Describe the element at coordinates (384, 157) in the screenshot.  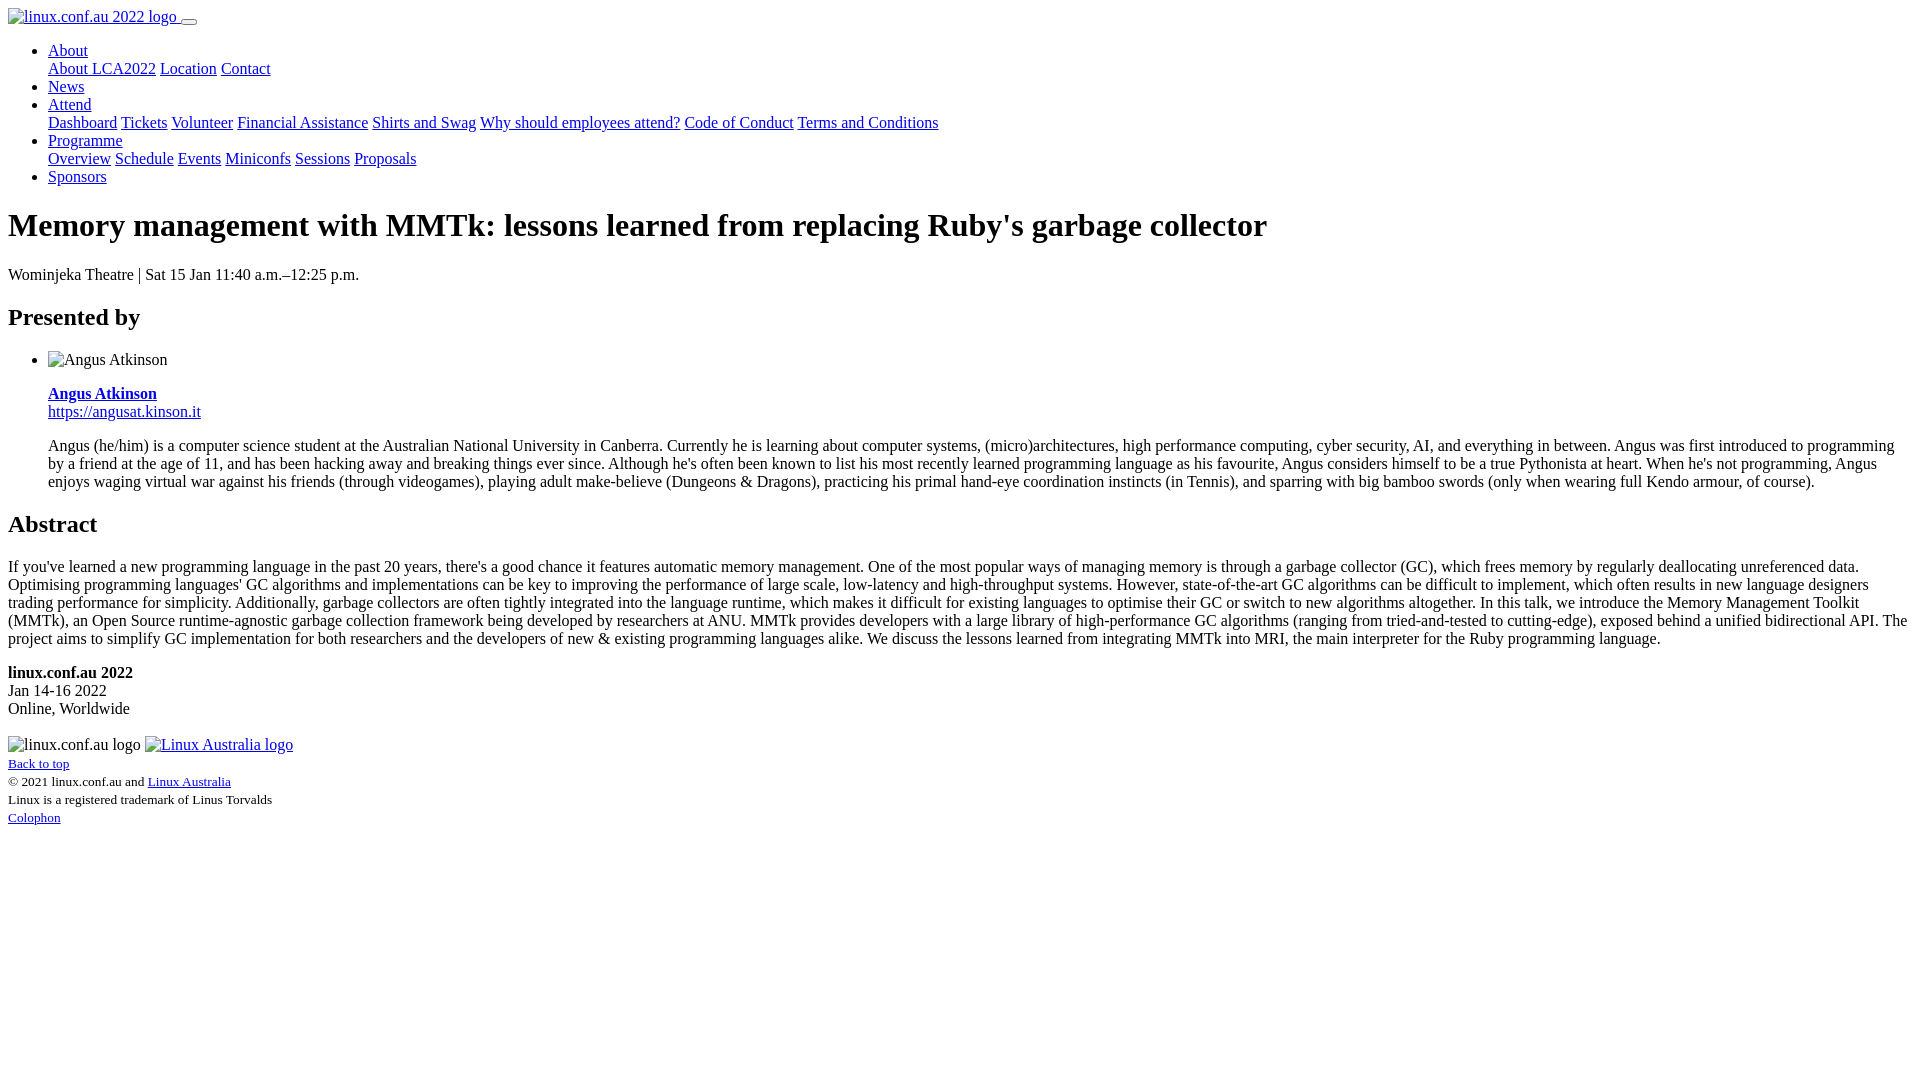
I see `'Proposals'` at that location.